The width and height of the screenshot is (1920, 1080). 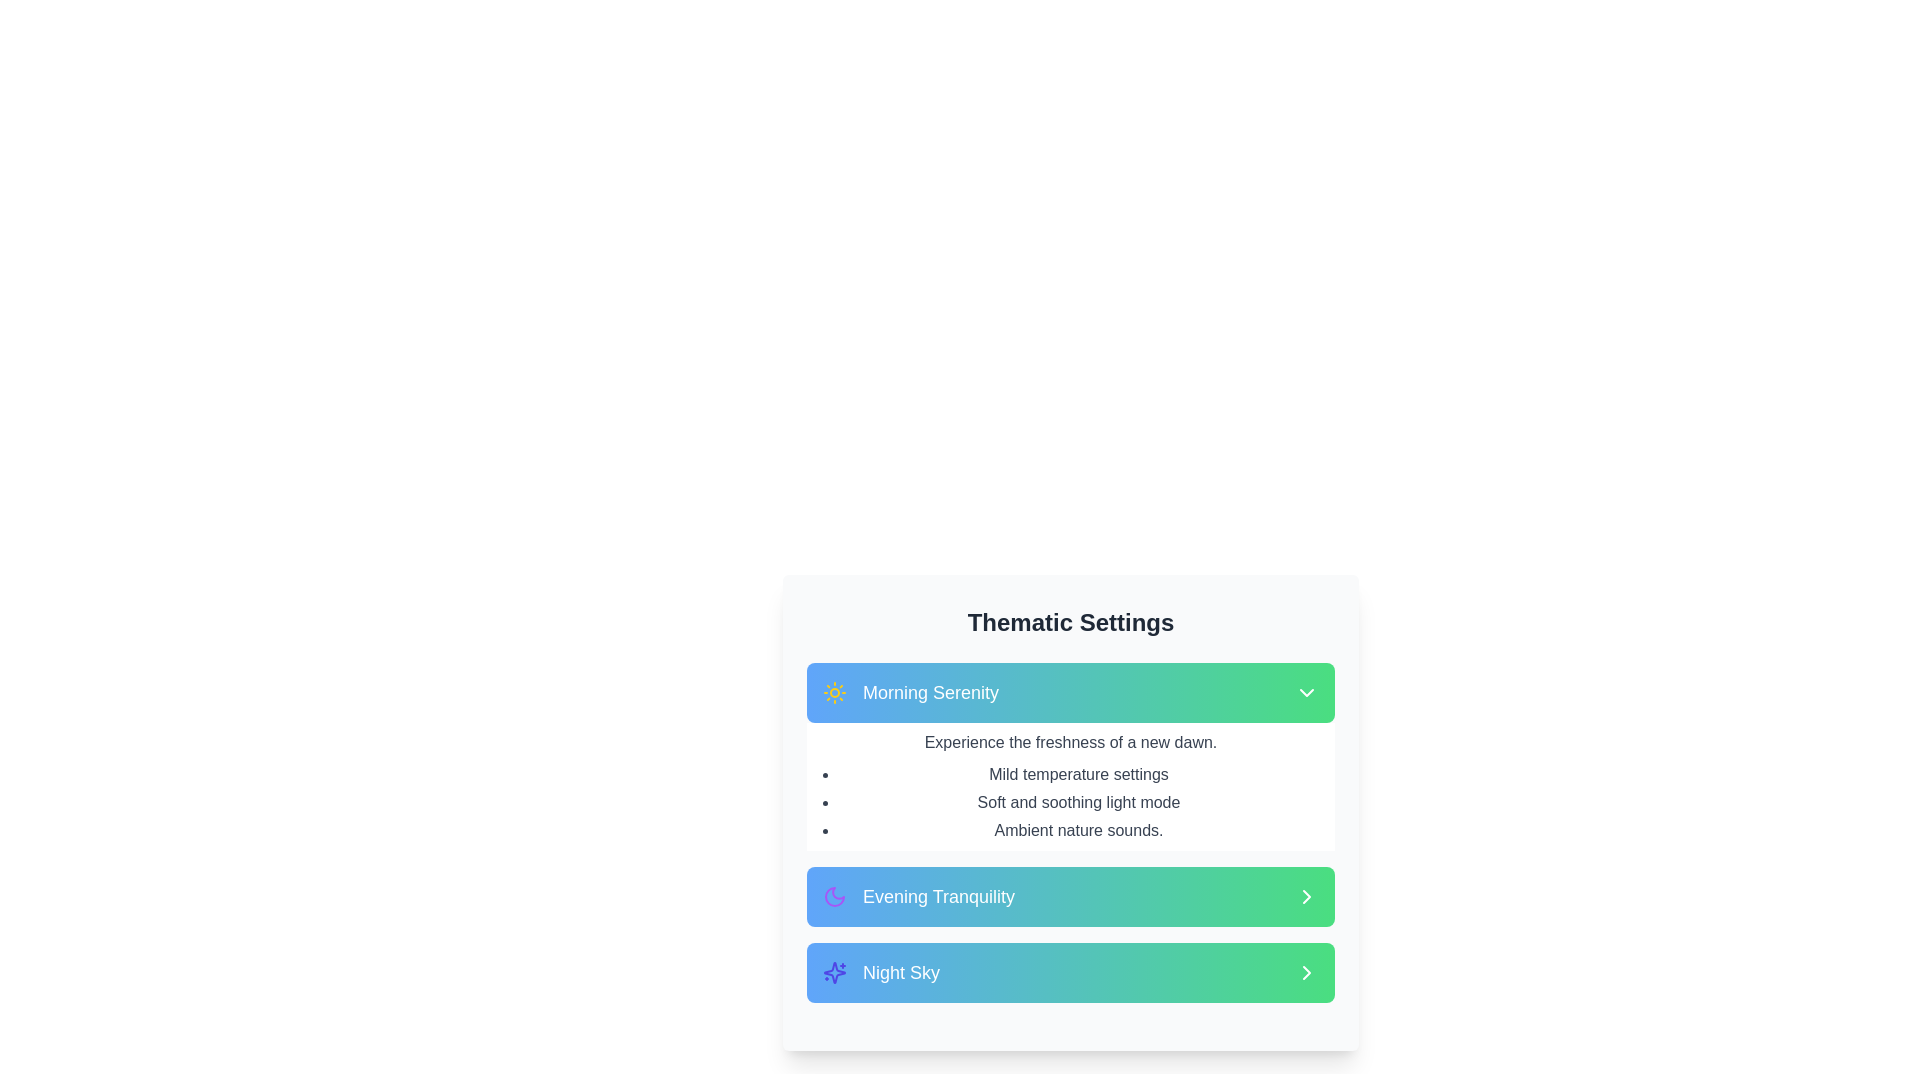 What do you see at coordinates (918, 896) in the screenshot?
I see `the 'Evening Tranquility' text with the purple crescent moon icon` at bounding box center [918, 896].